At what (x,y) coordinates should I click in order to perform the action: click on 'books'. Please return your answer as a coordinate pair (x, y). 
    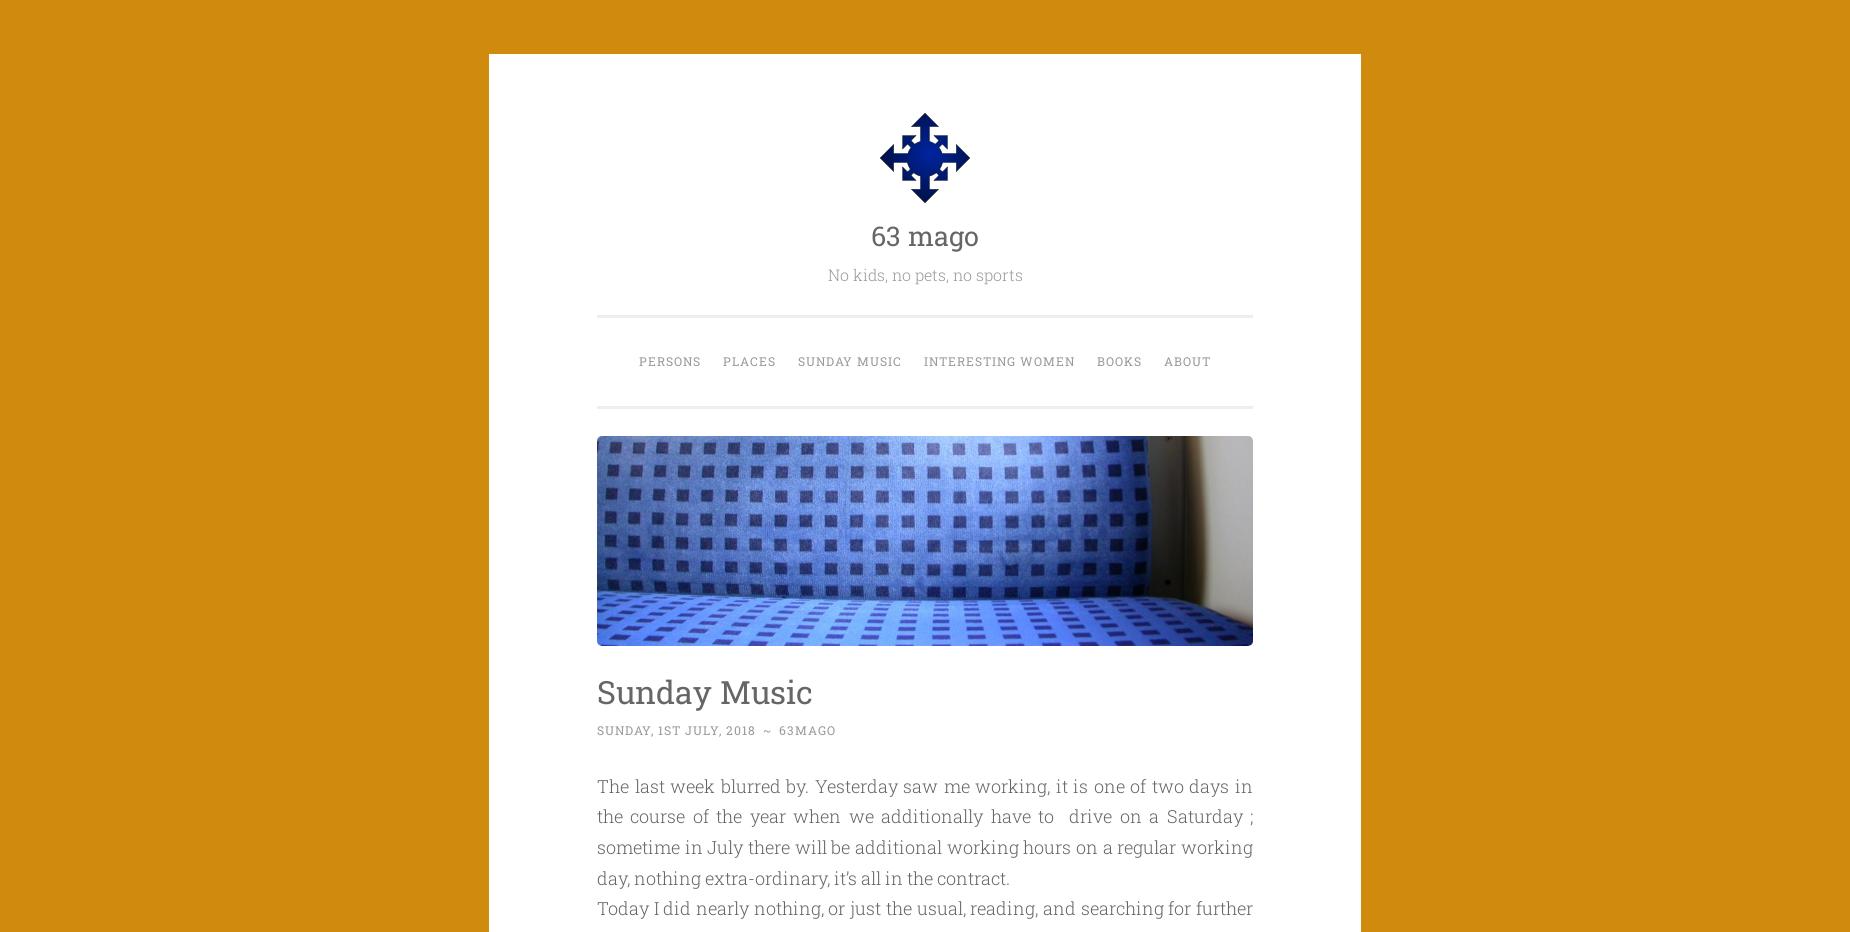
    Looking at the image, I should click on (1096, 359).